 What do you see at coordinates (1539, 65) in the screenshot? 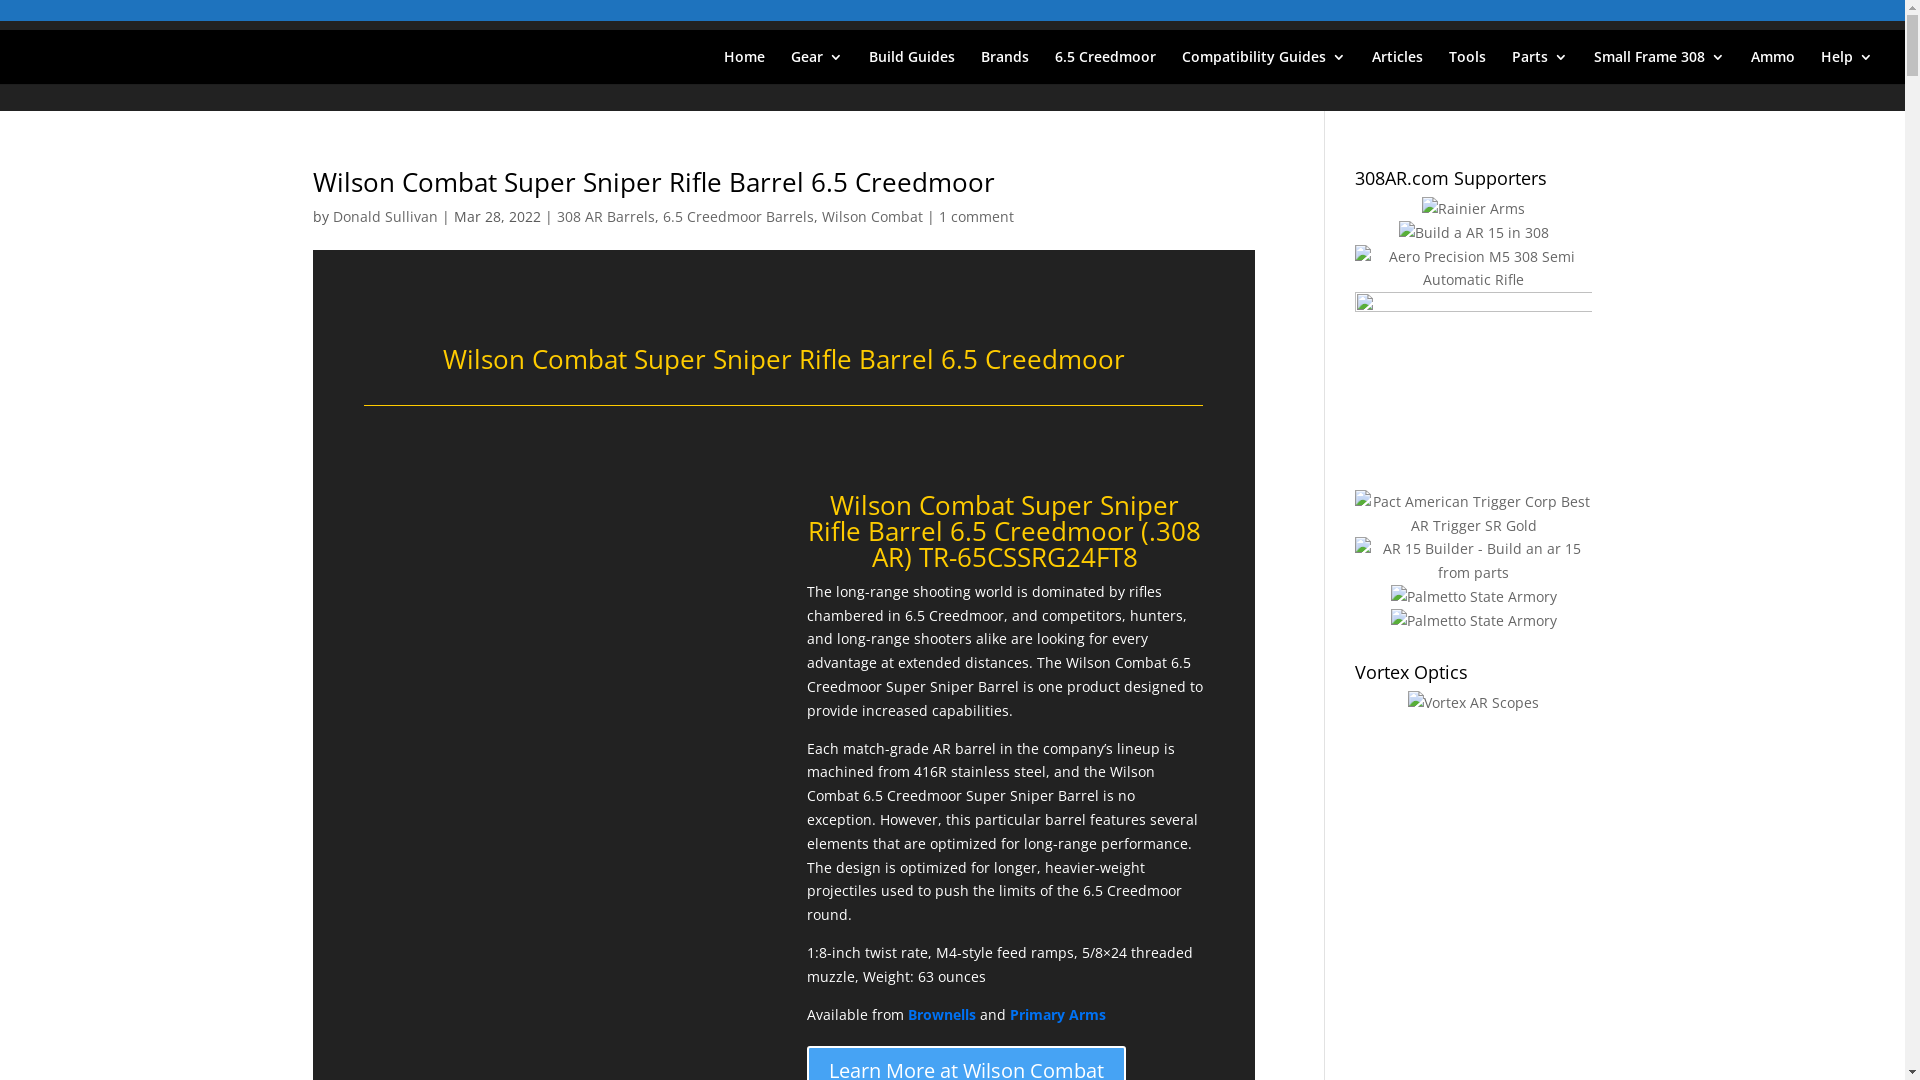
I see `'Parts'` at bounding box center [1539, 65].